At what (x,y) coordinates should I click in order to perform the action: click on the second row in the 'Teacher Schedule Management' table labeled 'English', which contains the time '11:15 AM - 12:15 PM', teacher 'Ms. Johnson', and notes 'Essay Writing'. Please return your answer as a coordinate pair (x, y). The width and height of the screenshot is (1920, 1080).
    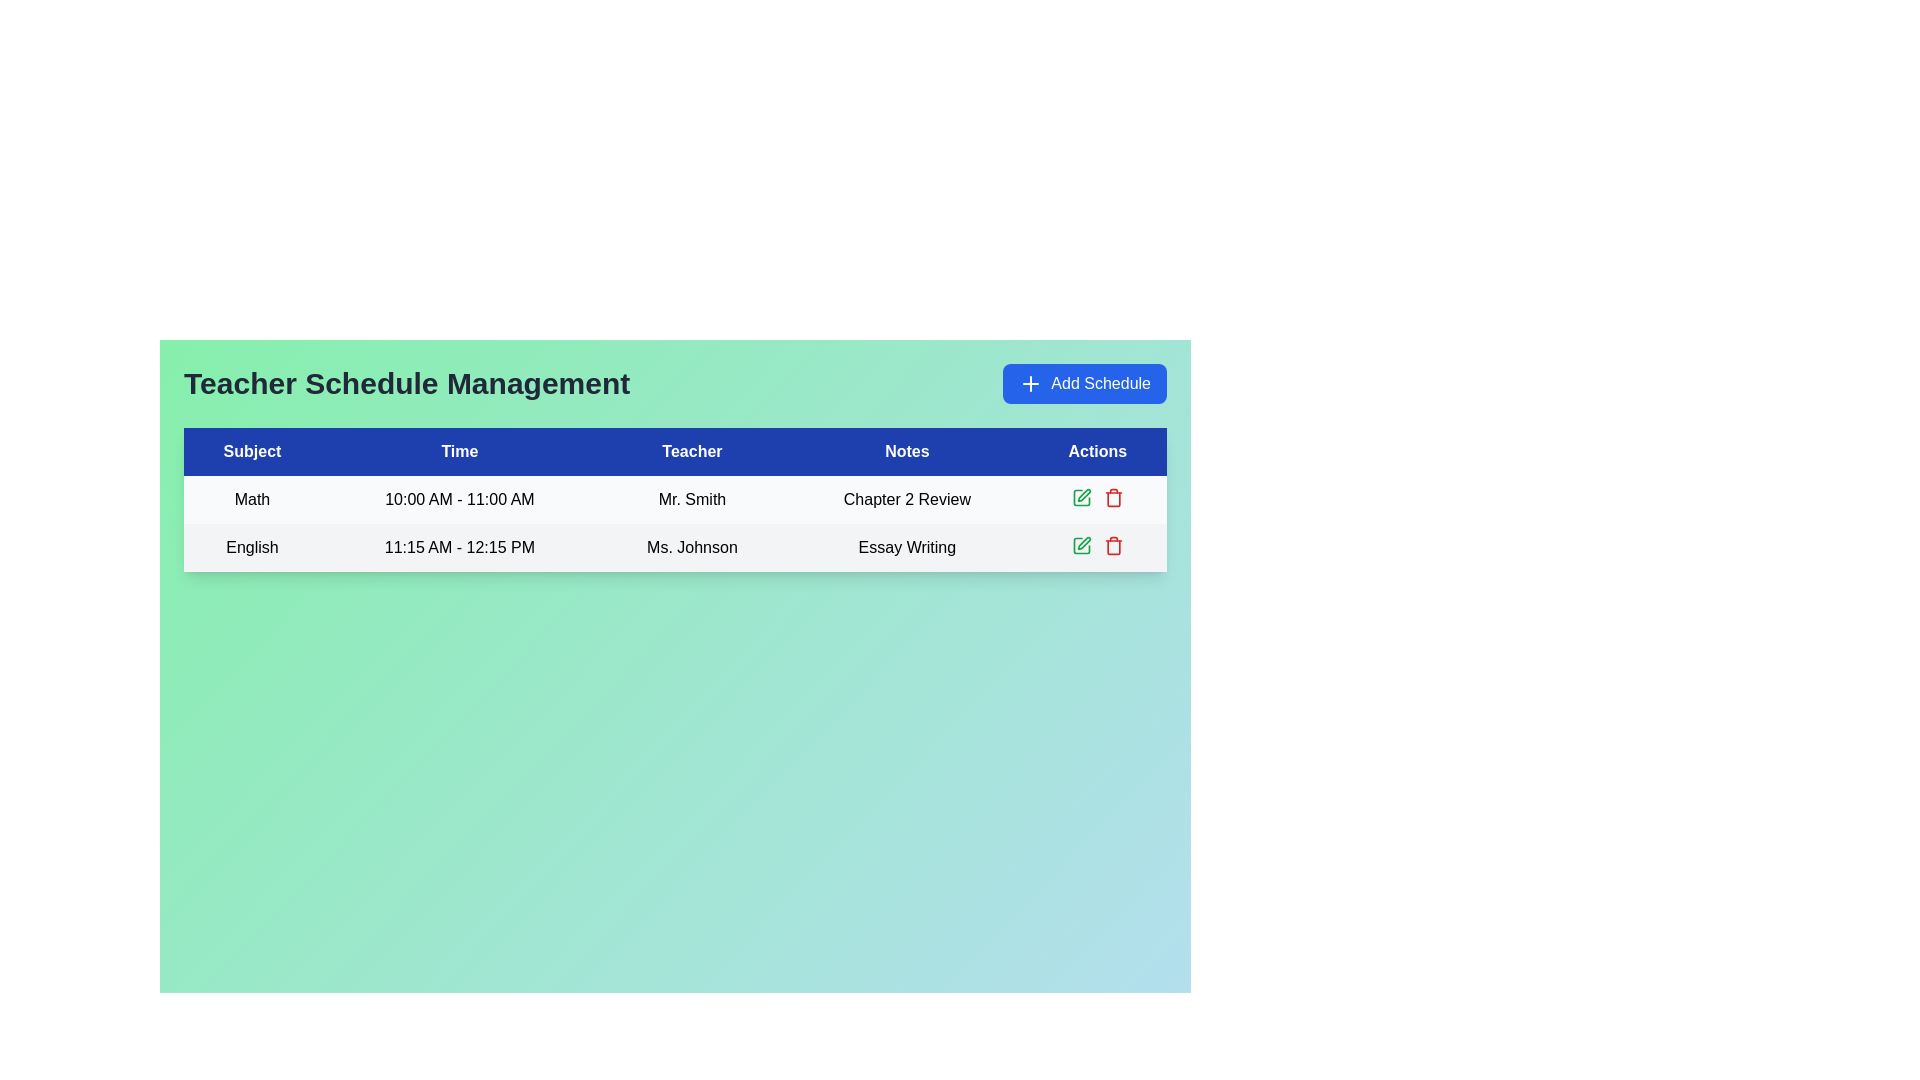
    Looking at the image, I should click on (675, 547).